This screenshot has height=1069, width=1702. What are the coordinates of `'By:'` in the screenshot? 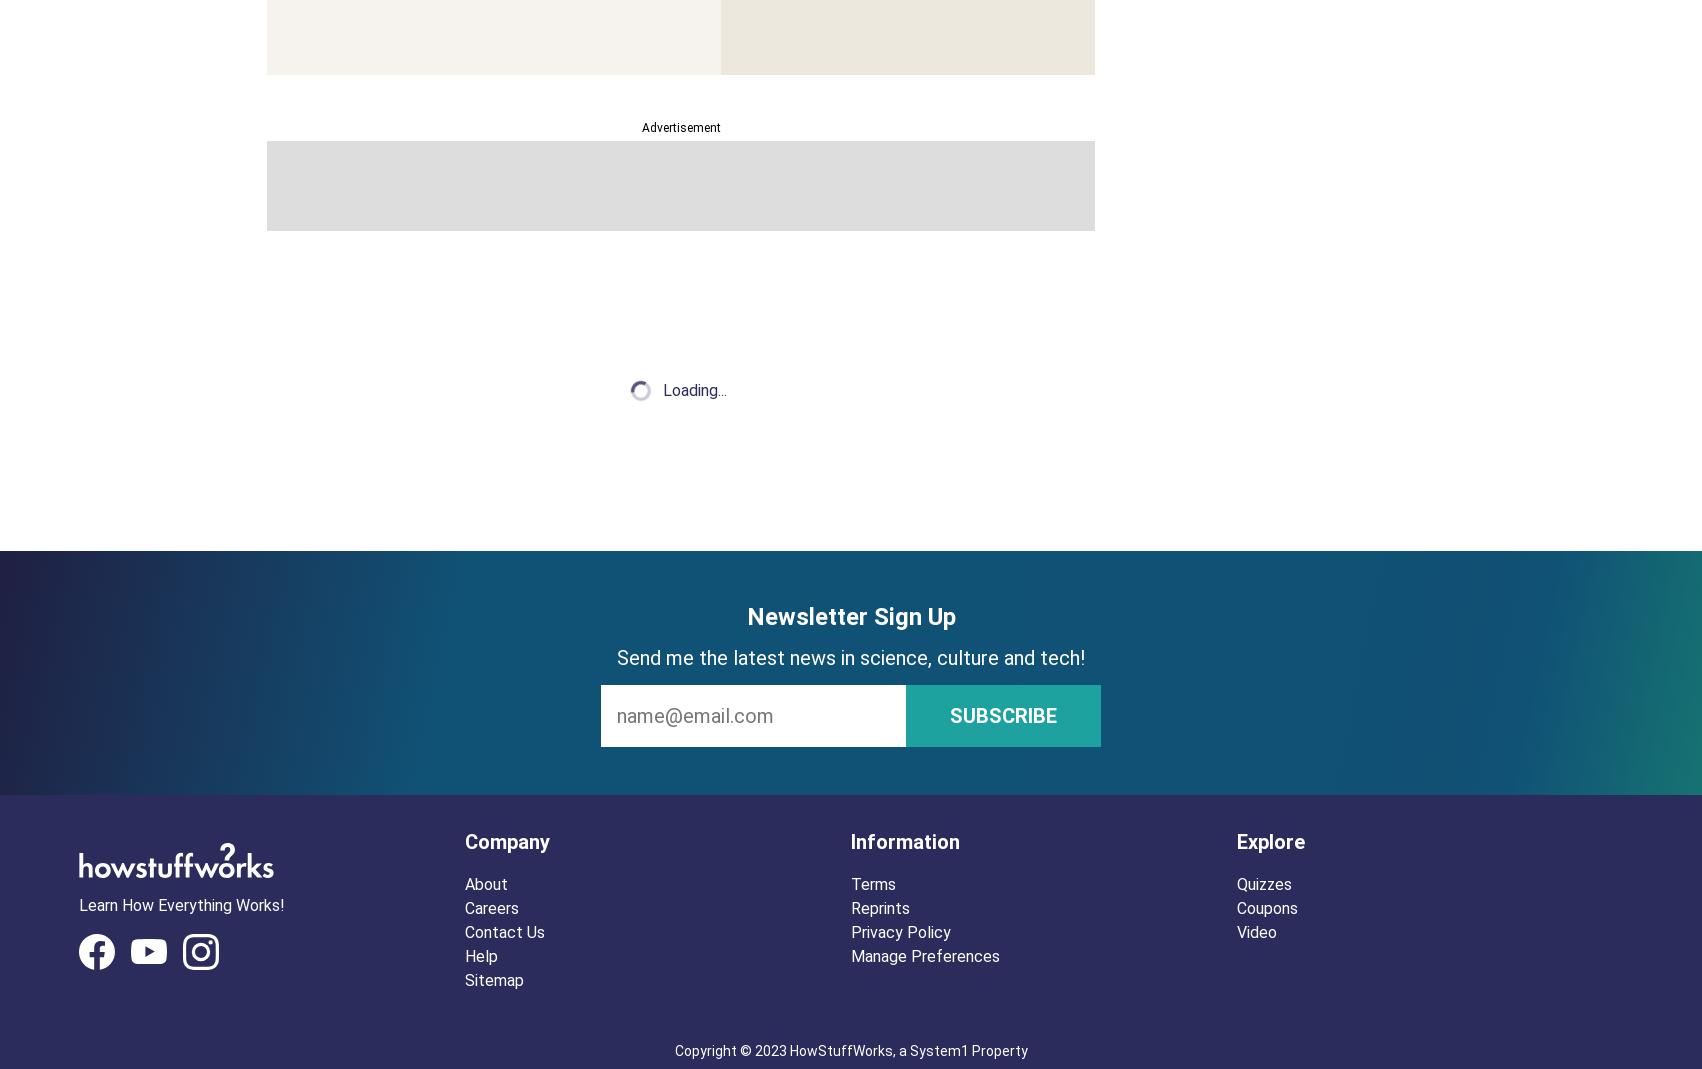 It's located at (278, 399).